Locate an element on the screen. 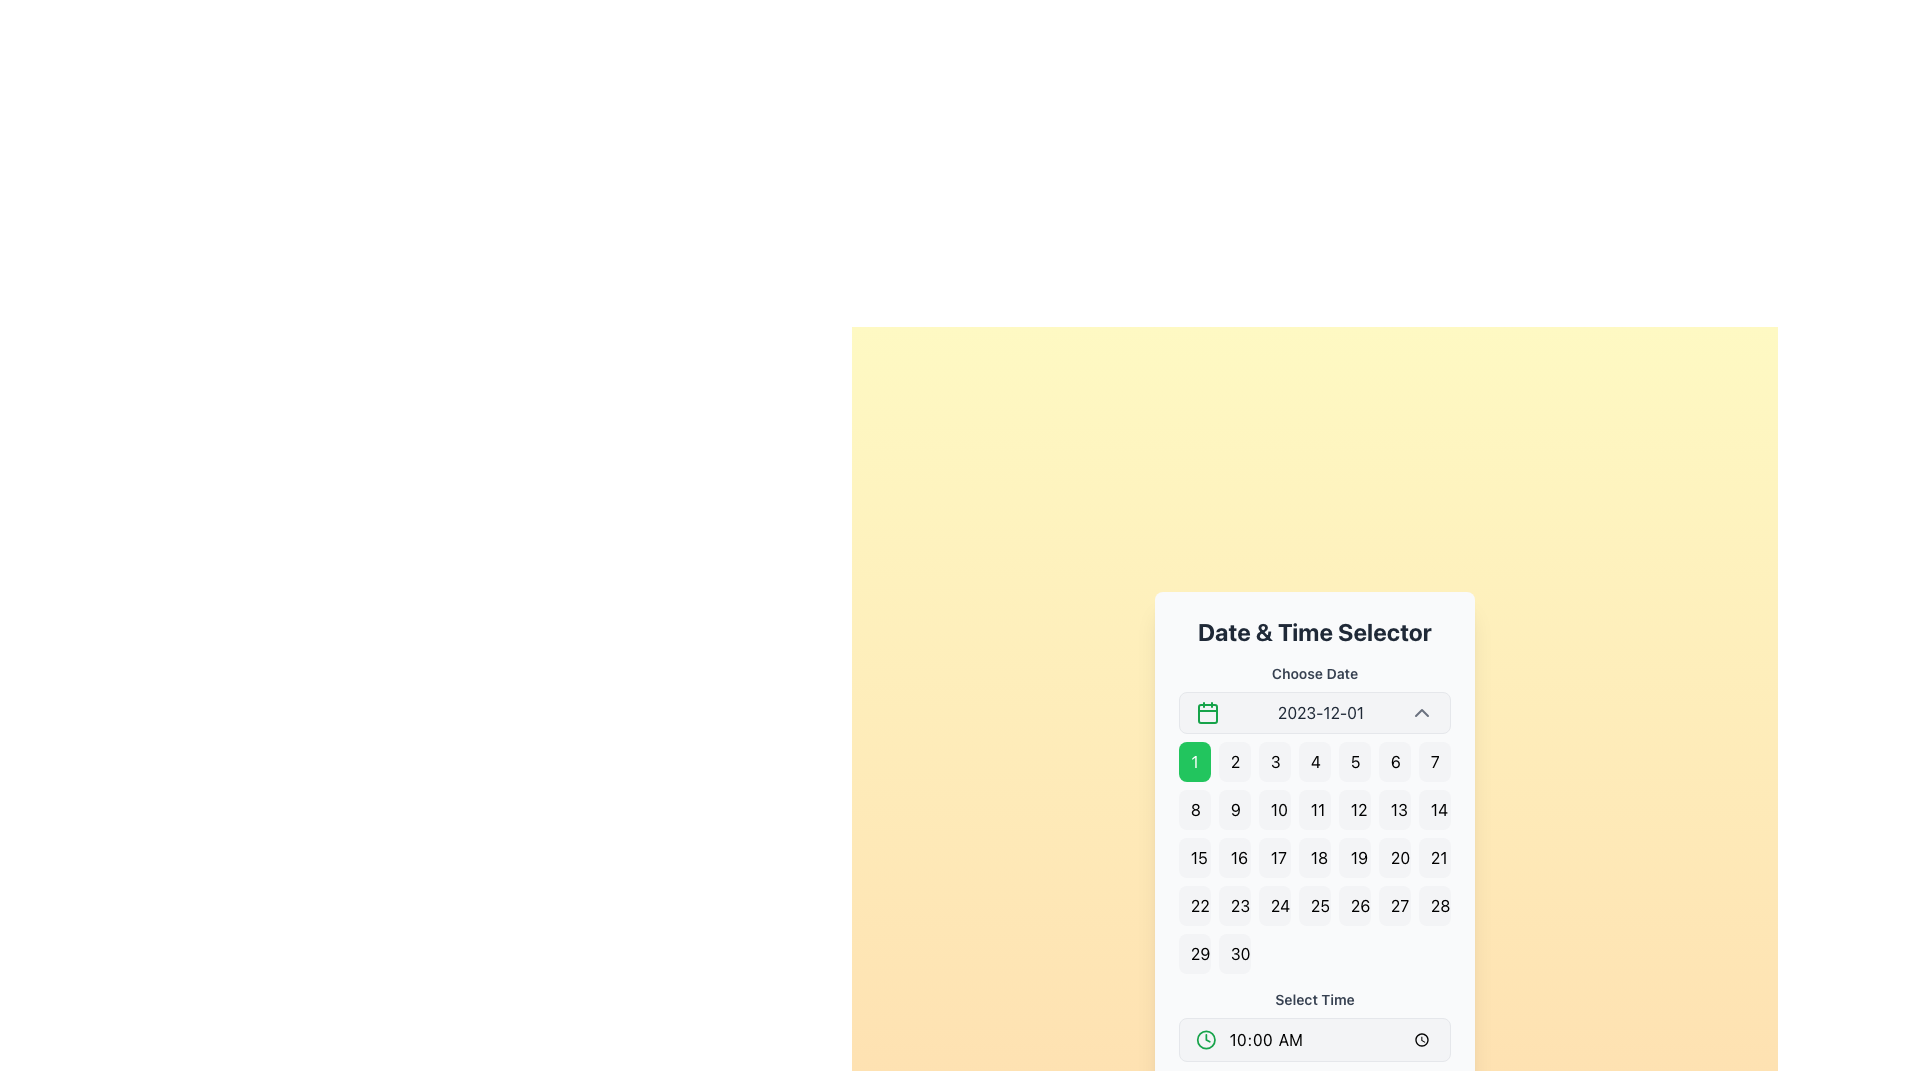  the green calendar icon, which is positioned to the left of the date text '2023-12-01' is located at coordinates (1207, 712).